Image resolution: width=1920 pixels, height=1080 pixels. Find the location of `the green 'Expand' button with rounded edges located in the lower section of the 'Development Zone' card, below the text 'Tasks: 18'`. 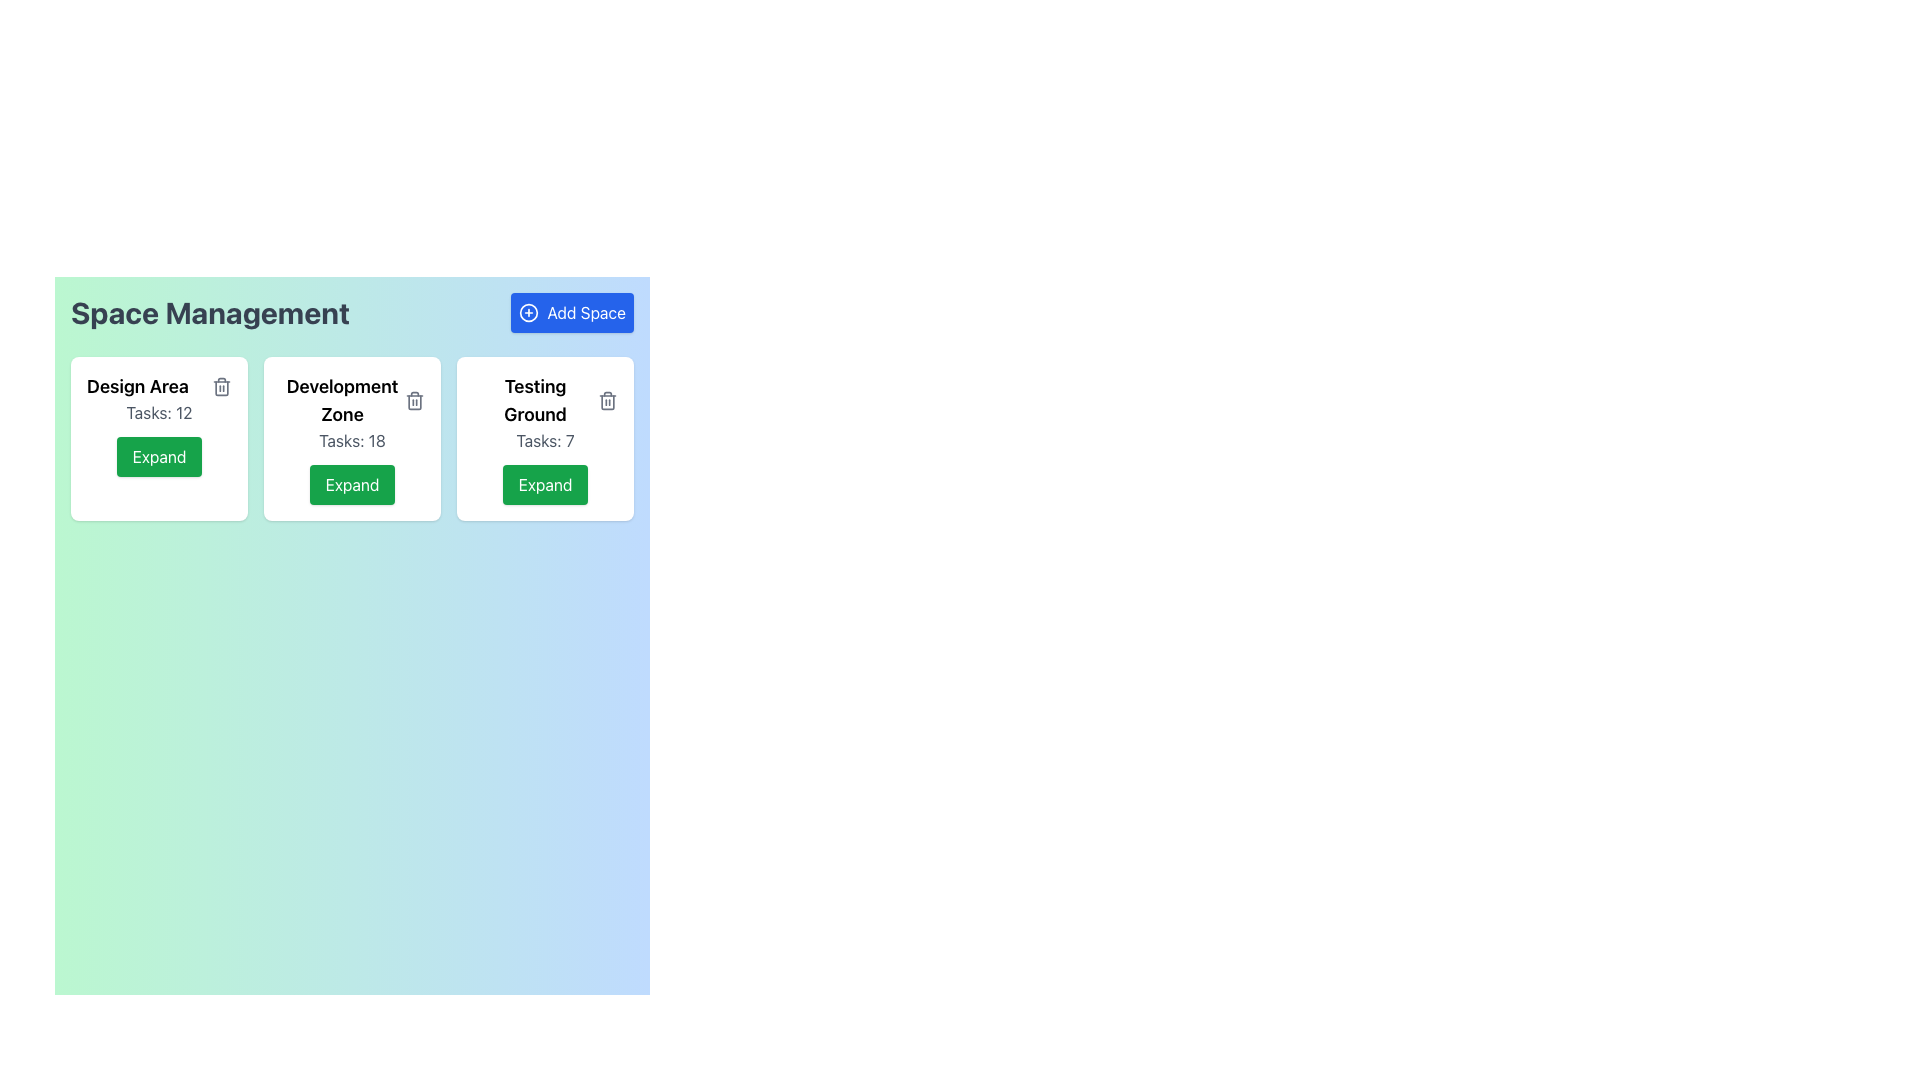

the green 'Expand' button with rounded edges located in the lower section of the 'Development Zone' card, below the text 'Tasks: 18' is located at coordinates (352, 485).